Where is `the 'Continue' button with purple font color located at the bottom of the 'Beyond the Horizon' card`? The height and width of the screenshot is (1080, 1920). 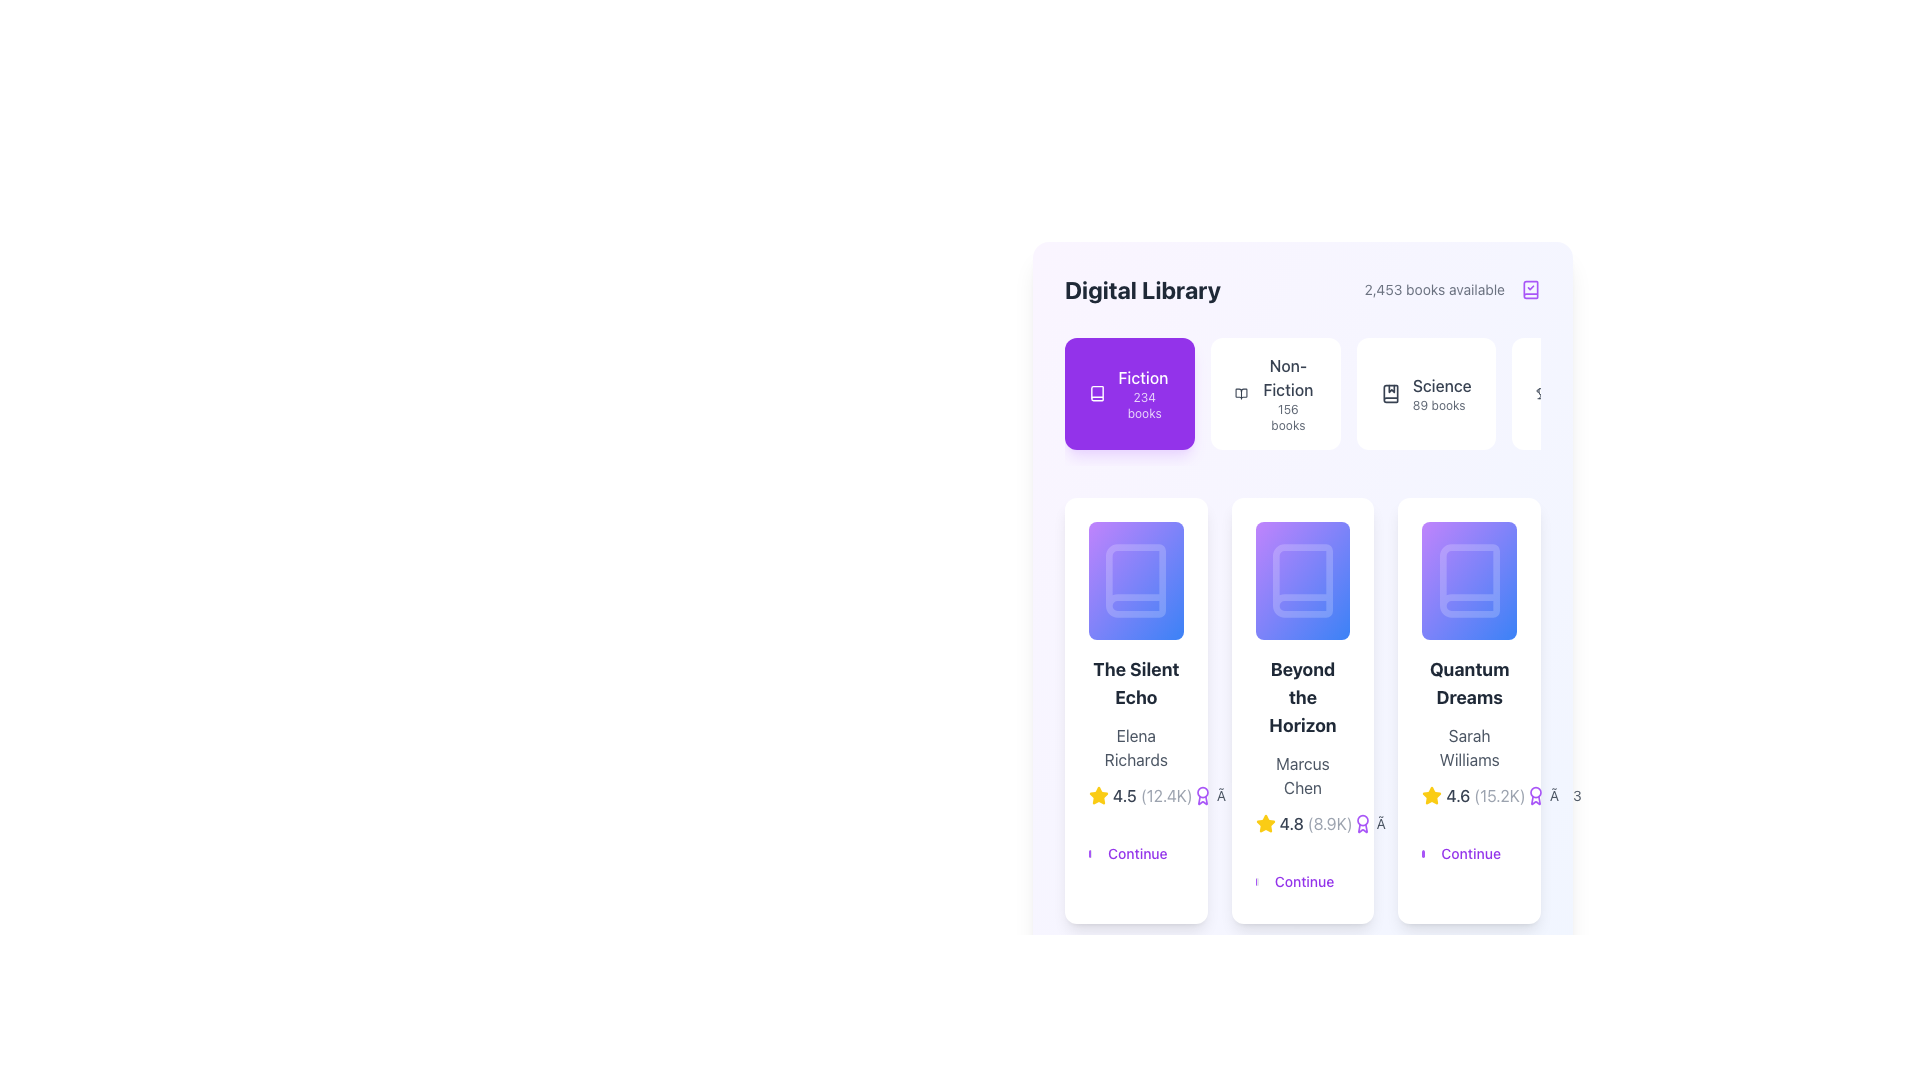 the 'Continue' button with purple font color located at the bottom of the 'Beyond the Horizon' card is located at coordinates (1304, 881).